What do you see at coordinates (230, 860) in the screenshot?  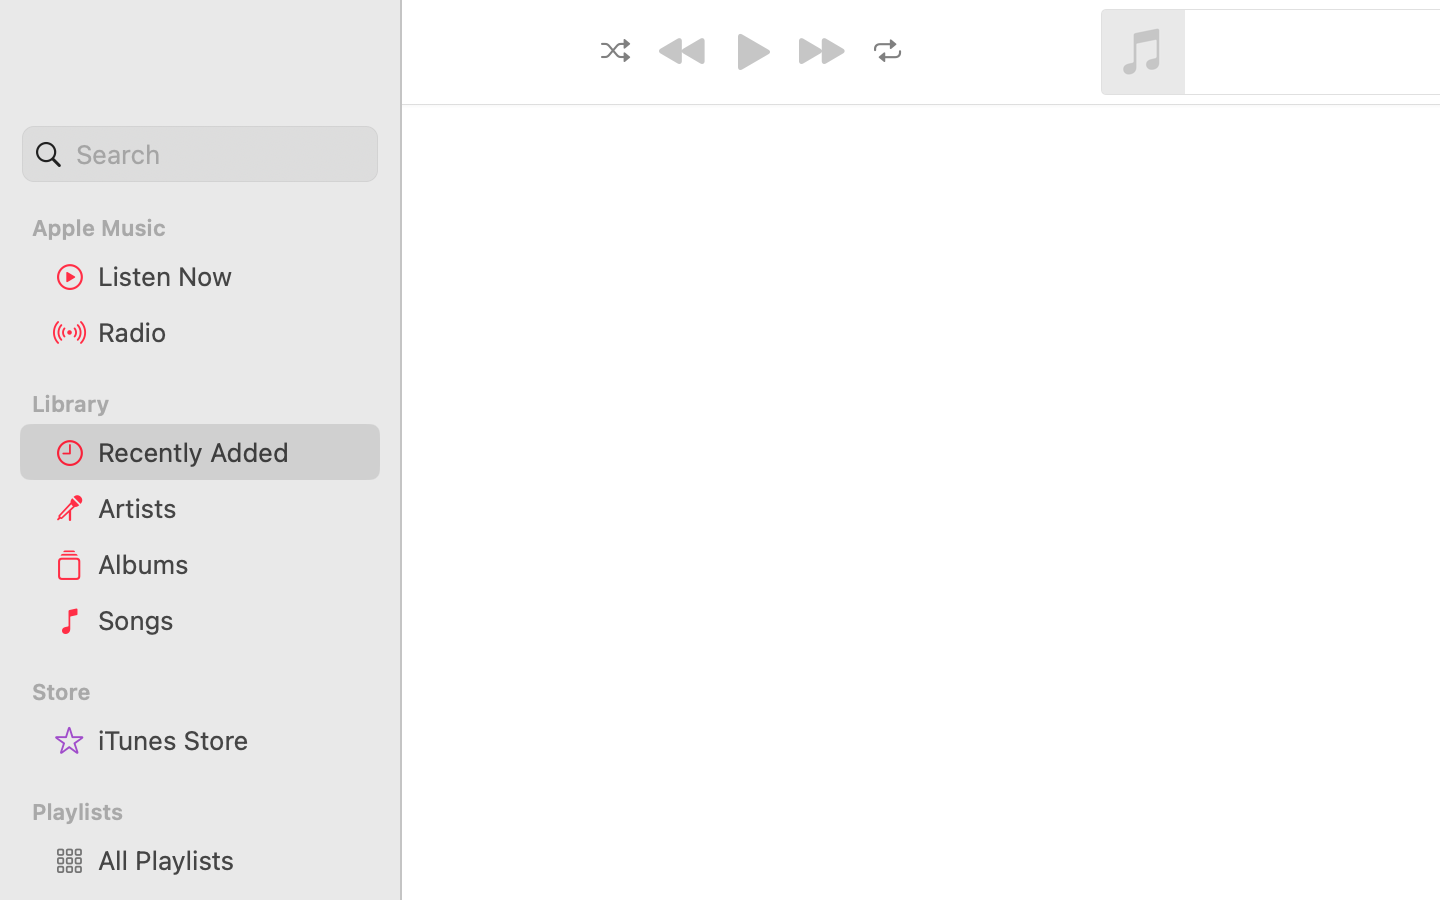 I see `'All Playlists'` at bounding box center [230, 860].